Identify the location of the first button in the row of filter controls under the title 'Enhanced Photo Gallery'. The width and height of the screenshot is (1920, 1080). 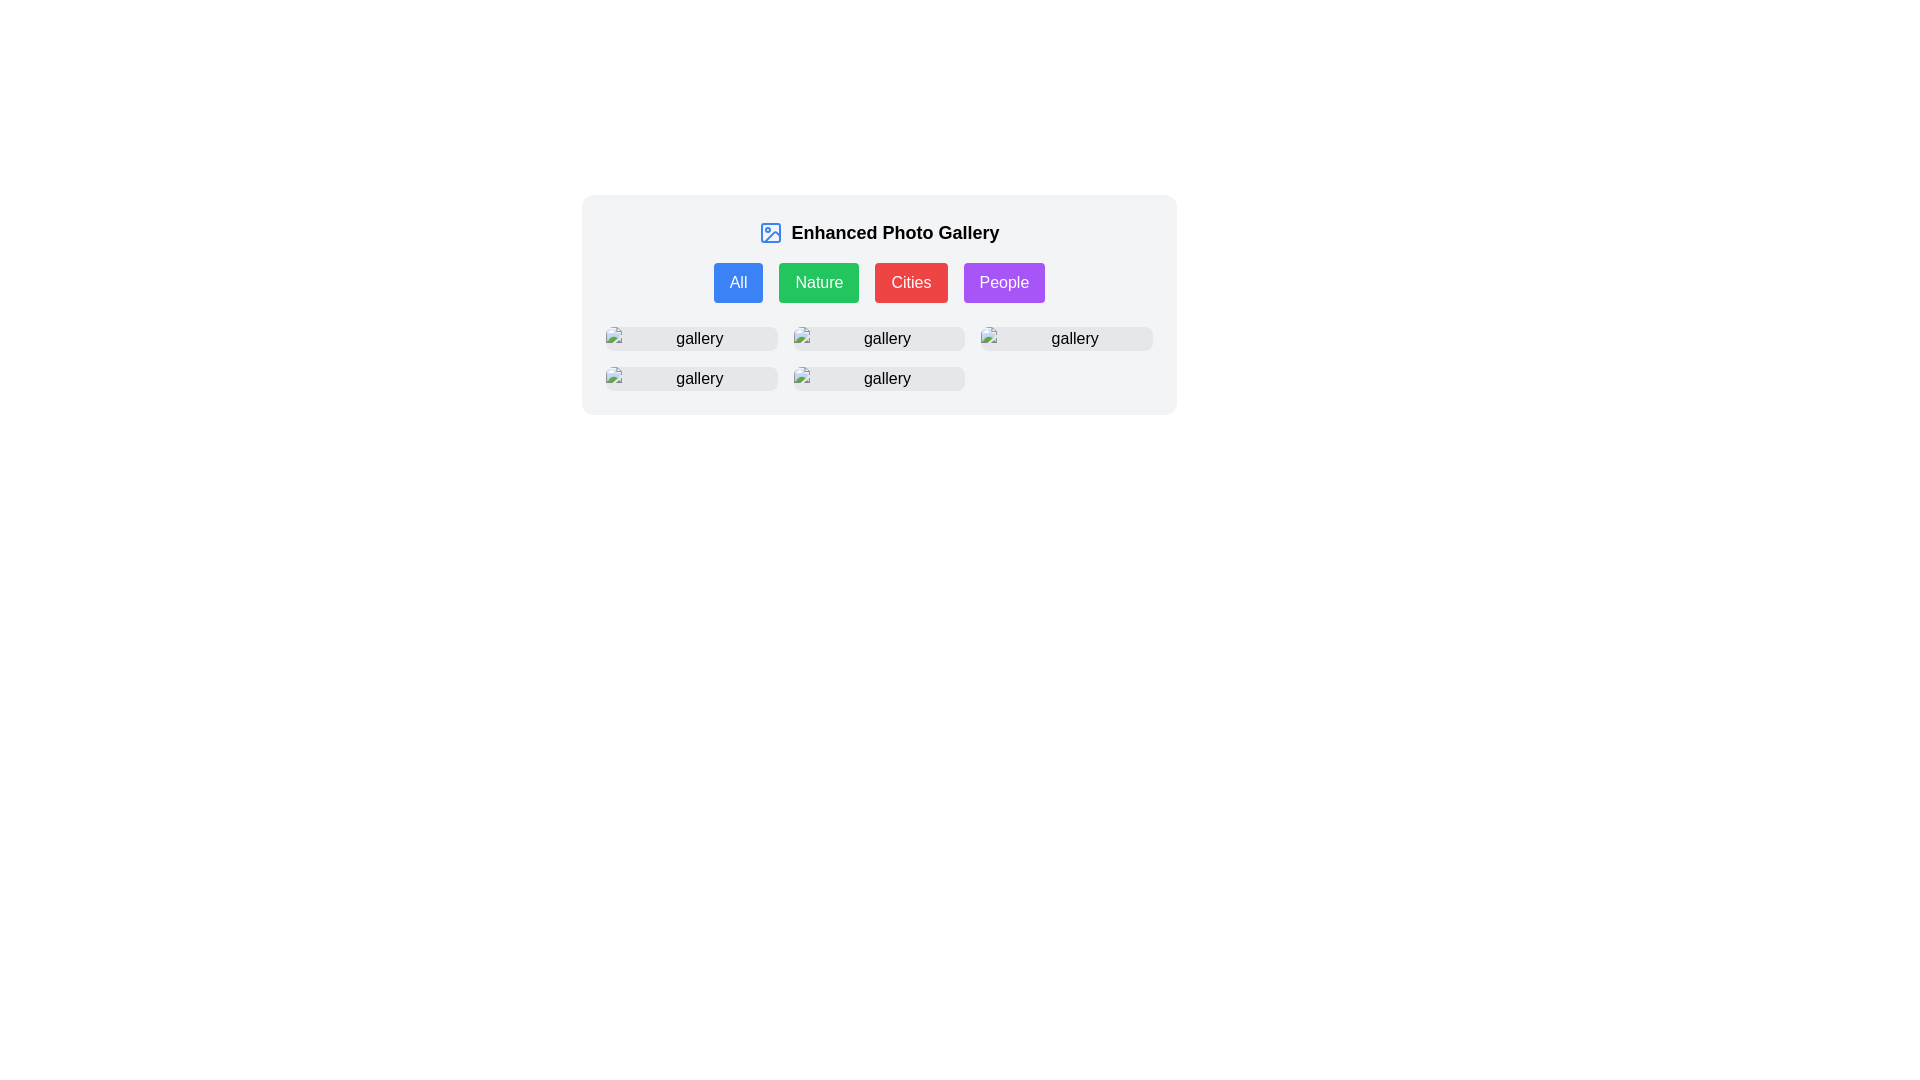
(737, 282).